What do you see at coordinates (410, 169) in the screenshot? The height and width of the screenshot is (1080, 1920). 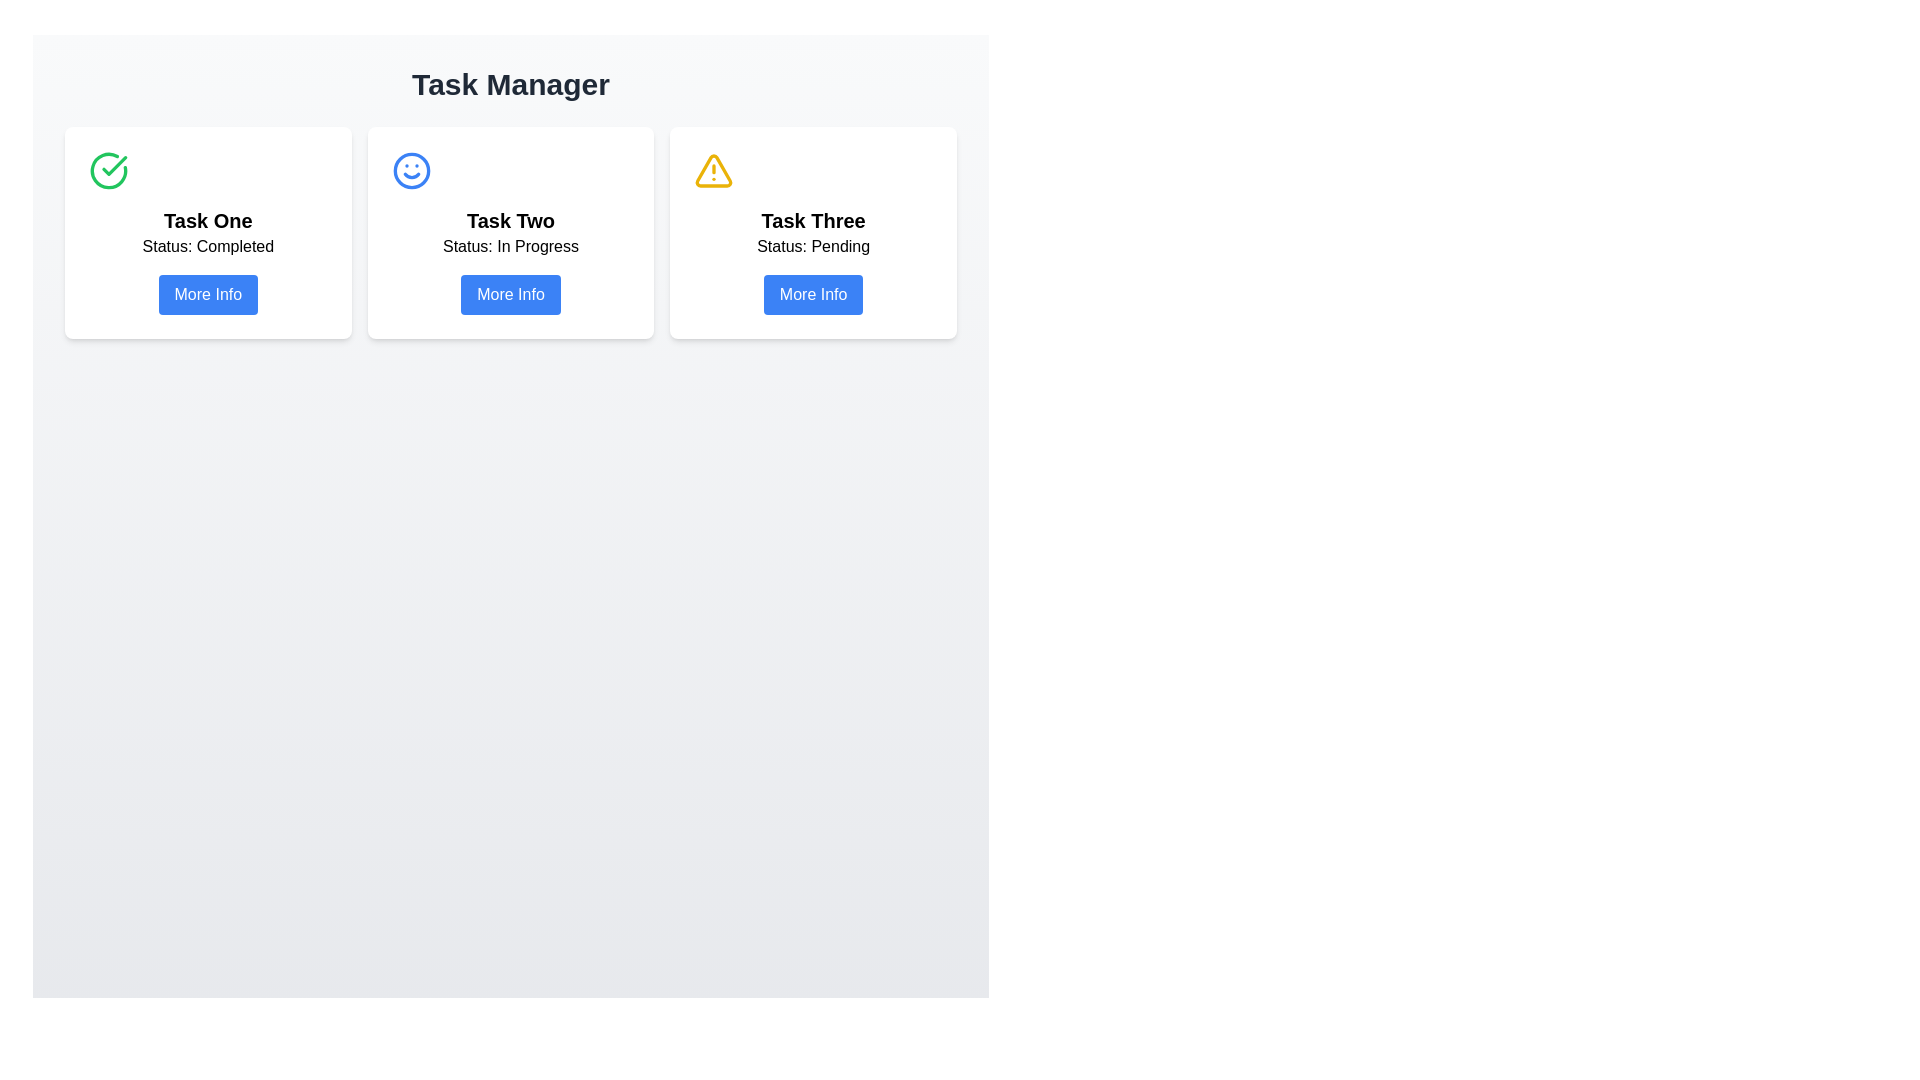 I see `the positivity icon located at the top of the second task card, which indicates progress and is positioned above the text 'Task Two: Status: In Progress'` at bounding box center [410, 169].